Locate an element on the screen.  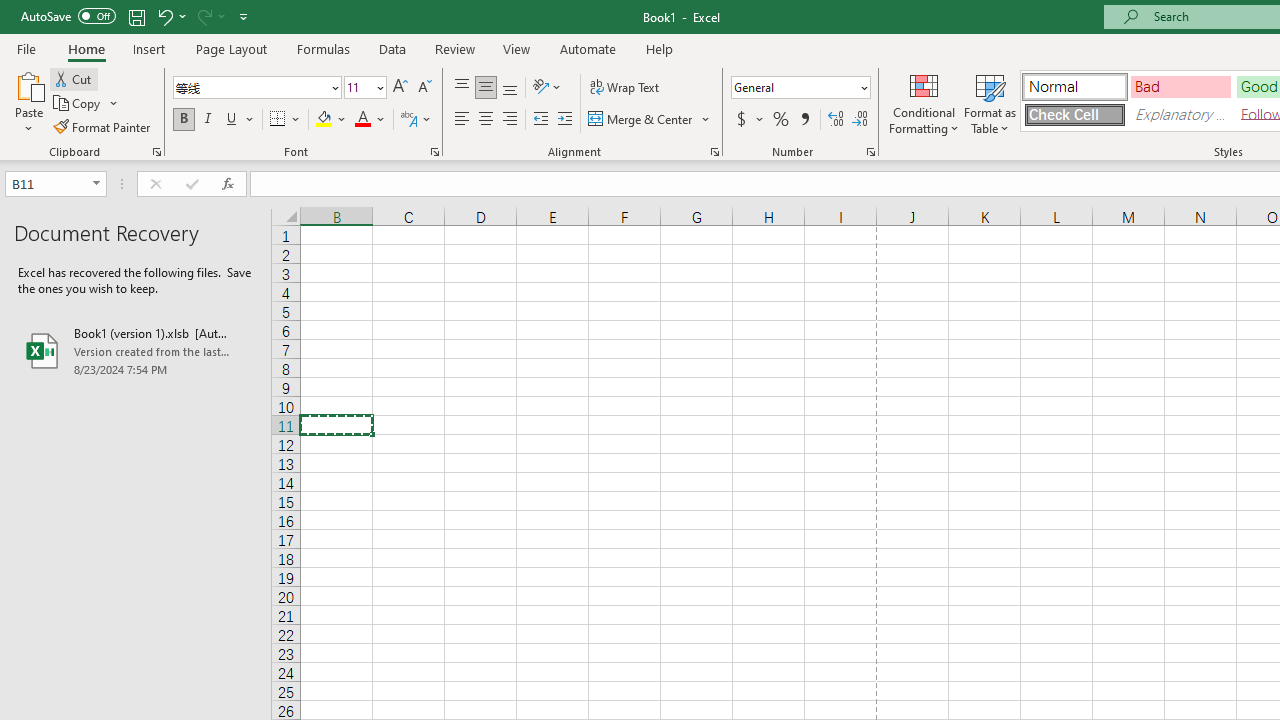
'Merge & Center' is located at coordinates (641, 119).